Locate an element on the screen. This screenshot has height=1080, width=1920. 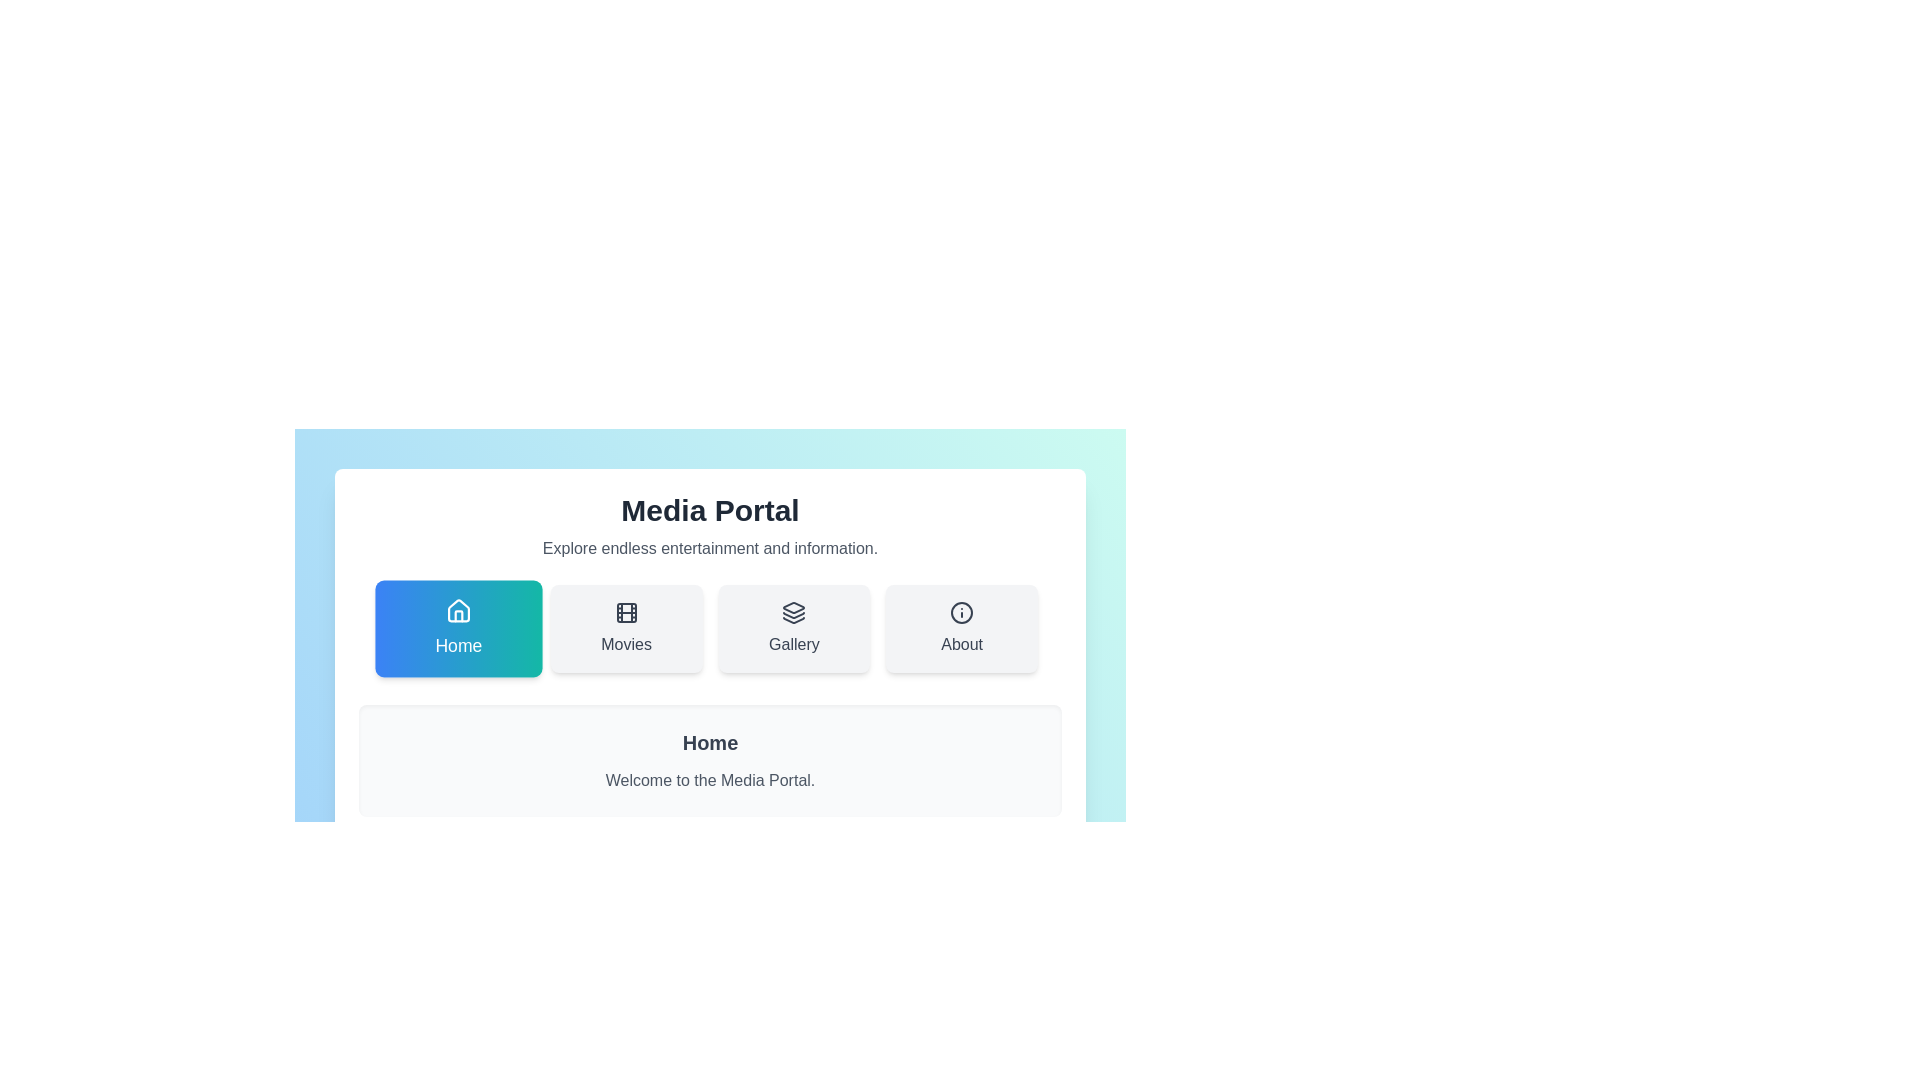
text from the Heading element, which serves as the title of the page or section and is centrally aligned at the top of the main content area is located at coordinates (710, 509).